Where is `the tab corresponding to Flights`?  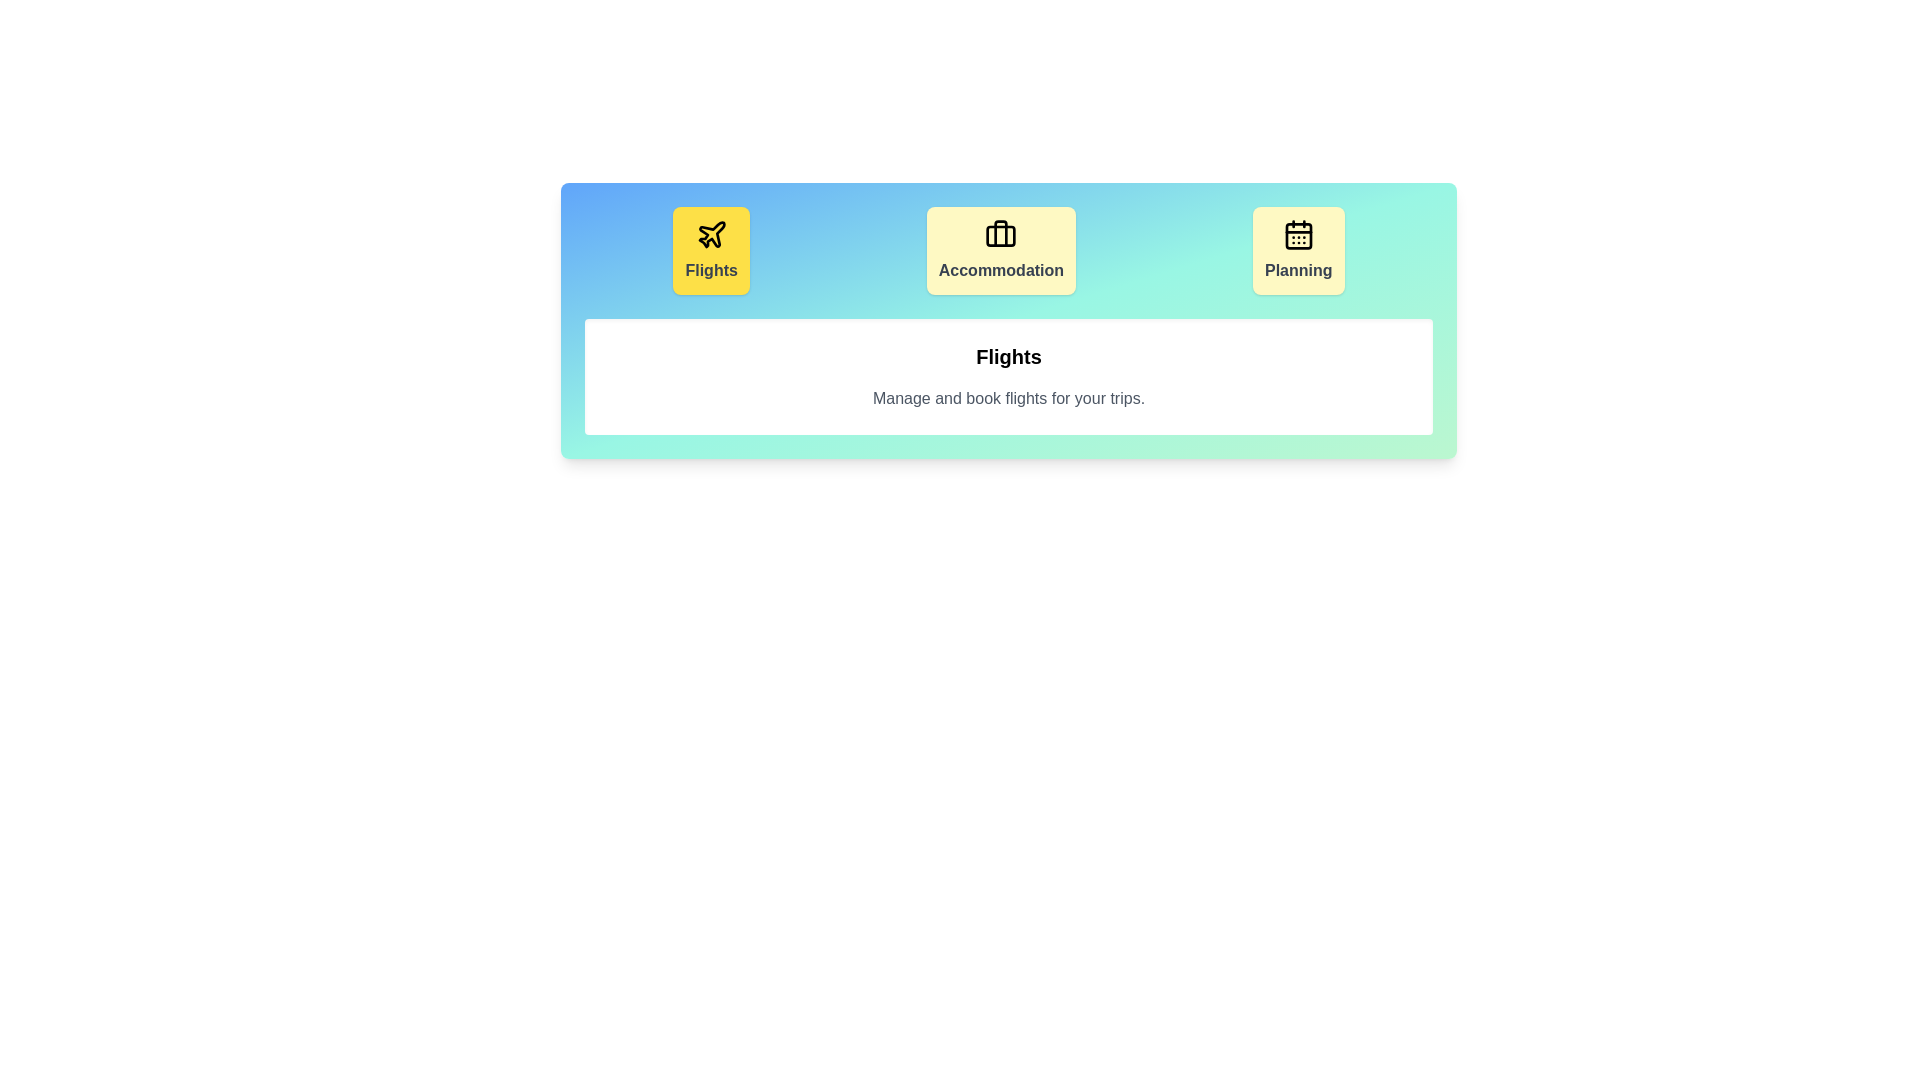 the tab corresponding to Flights is located at coordinates (711, 249).